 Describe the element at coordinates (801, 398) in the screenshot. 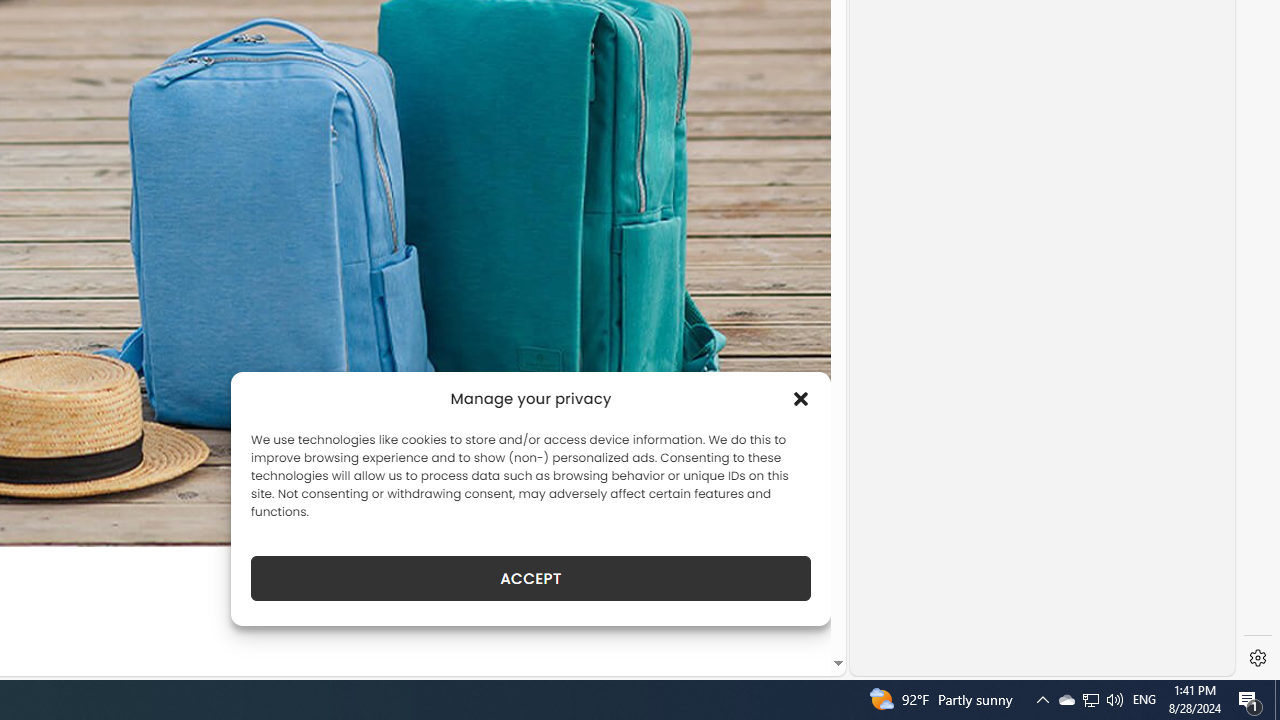

I see `'Class: cmplz-close'` at that location.